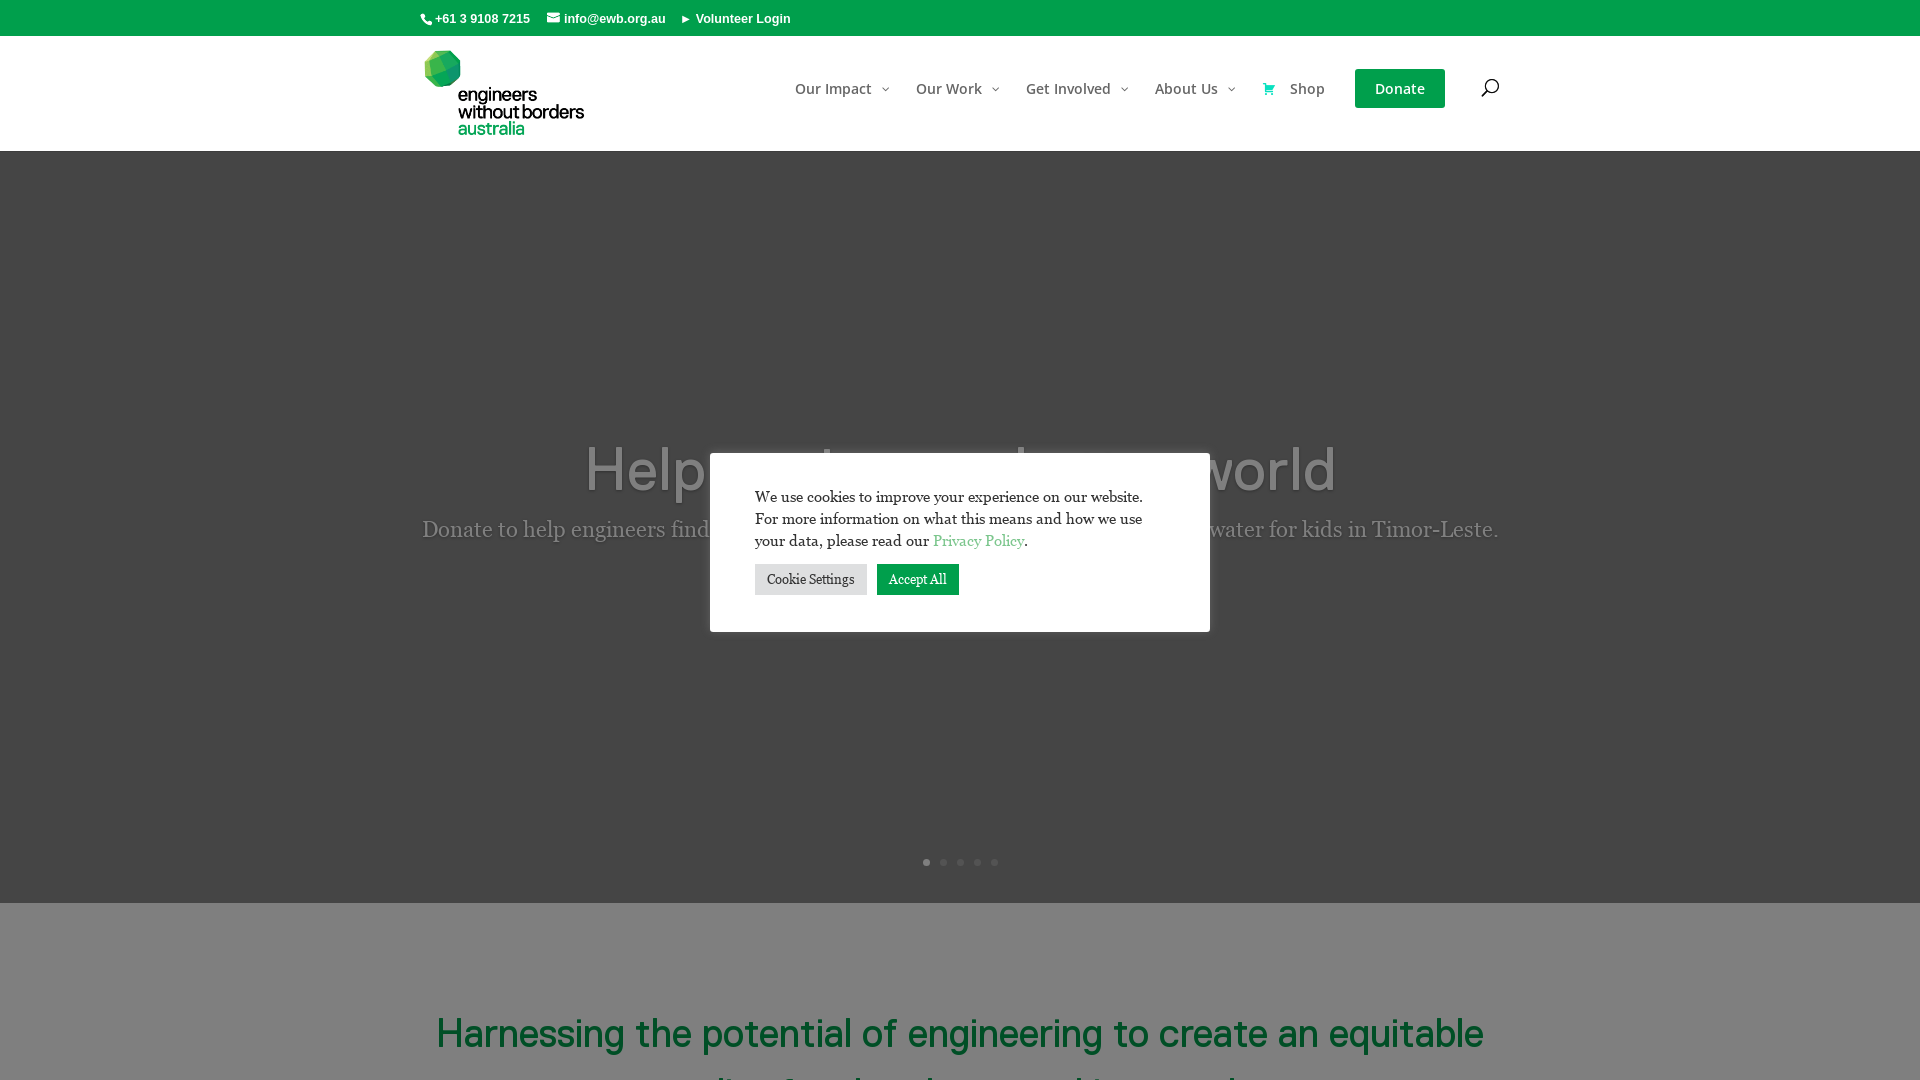 The height and width of the screenshot is (1080, 1920). I want to click on 'Cookie Settings', so click(811, 579).